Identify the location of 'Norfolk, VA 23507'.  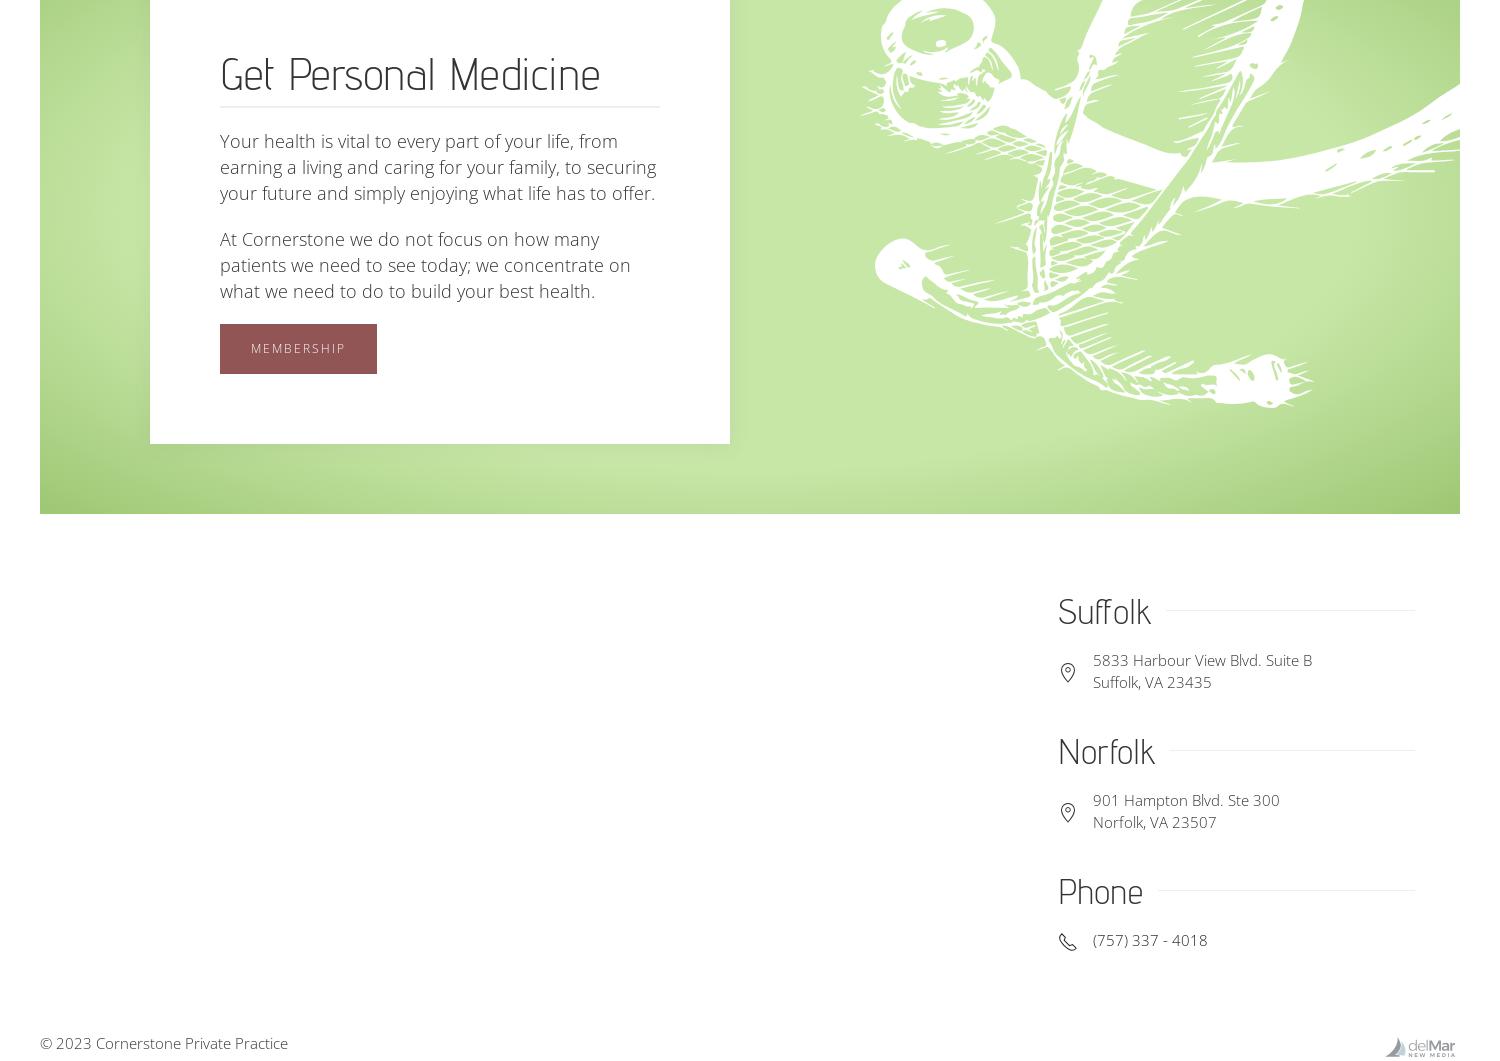
(1153, 821).